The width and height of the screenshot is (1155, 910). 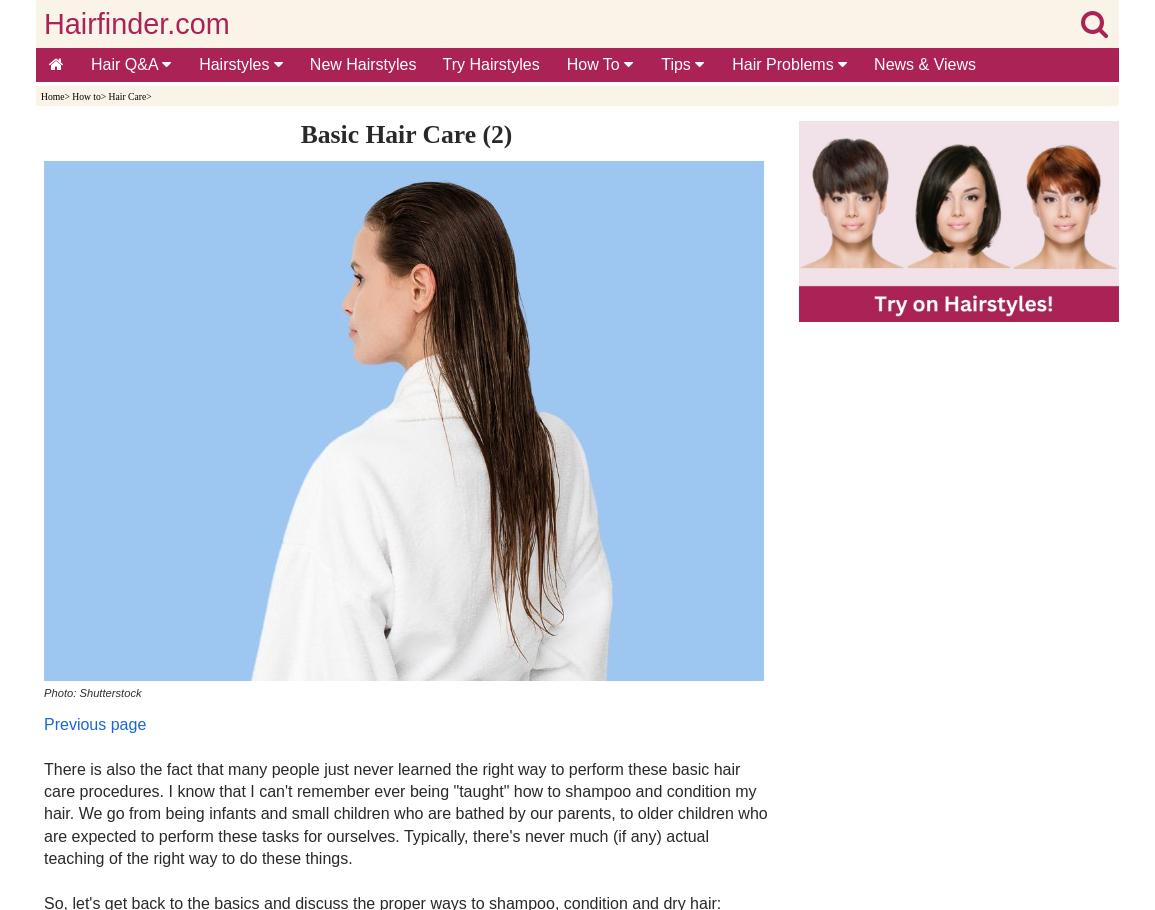 What do you see at coordinates (86, 95) in the screenshot?
I see `'How to'` at bounding box center [86, 95].